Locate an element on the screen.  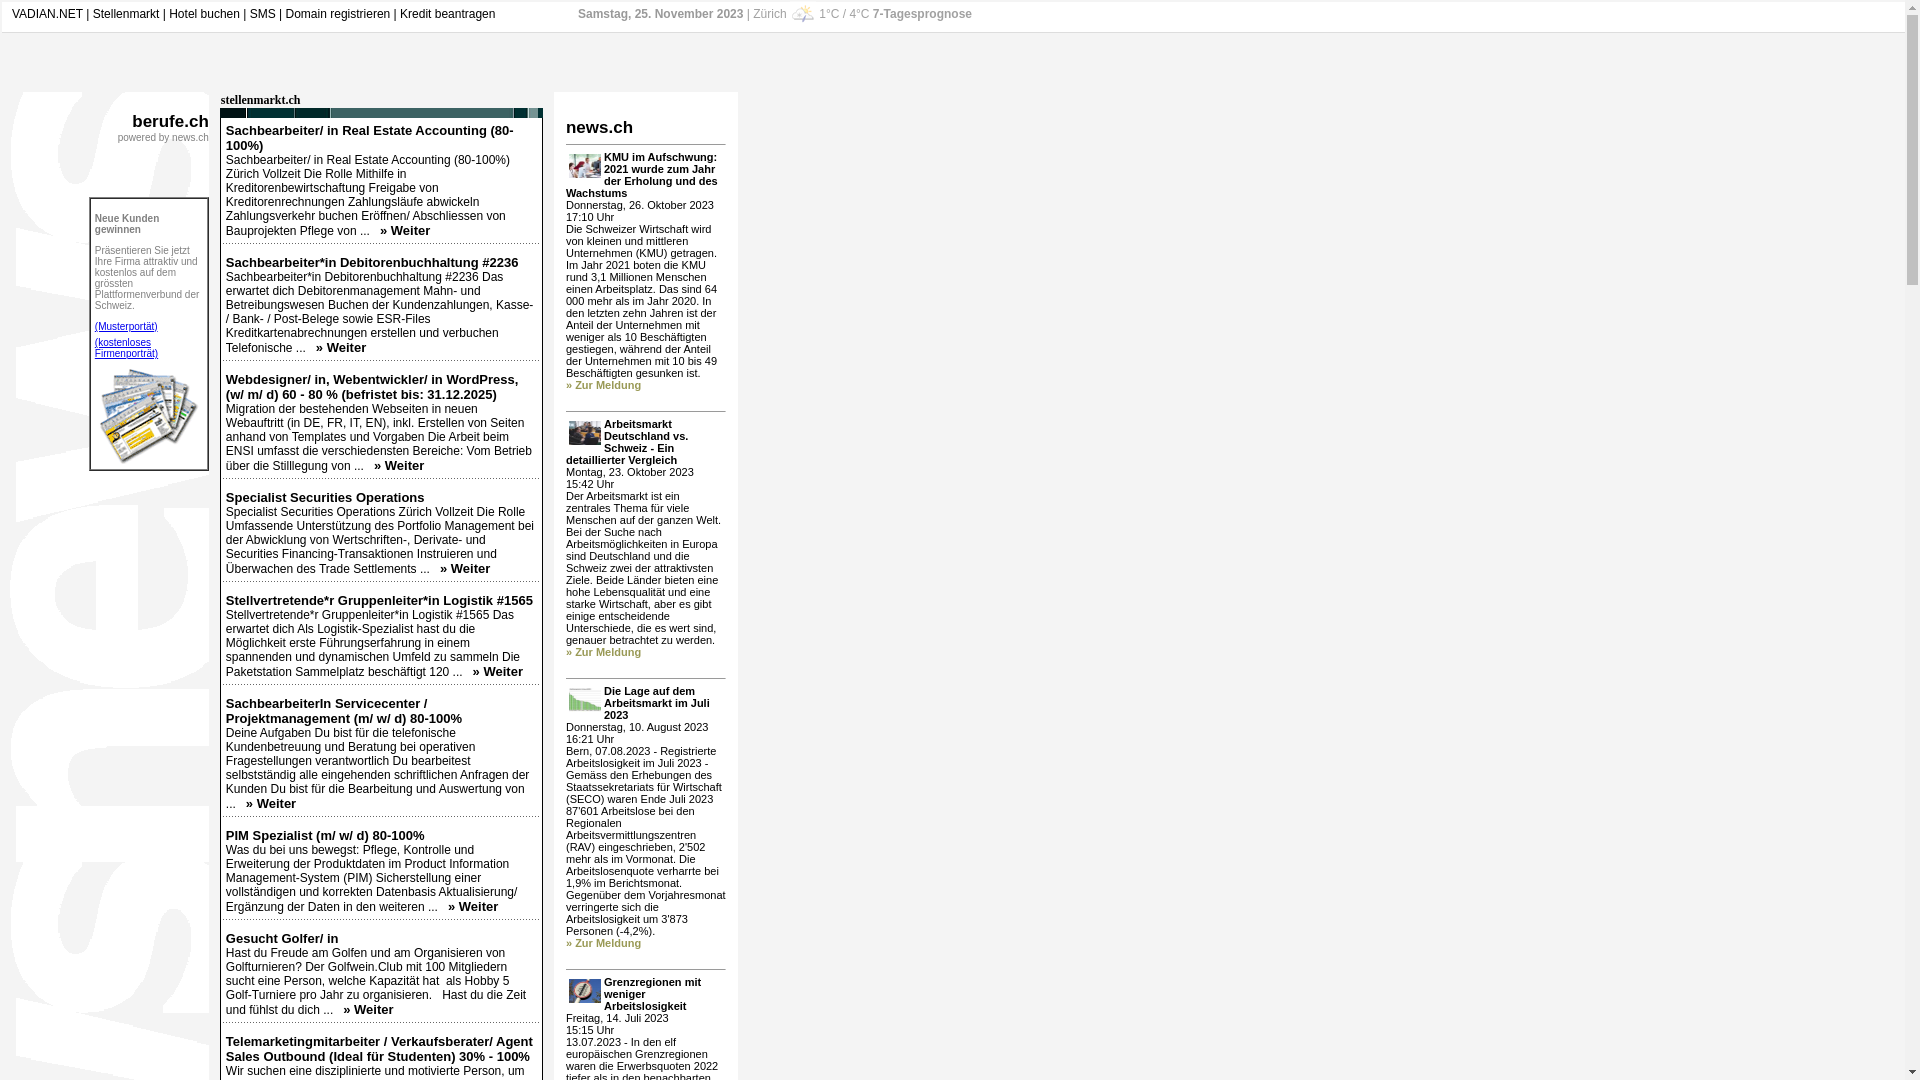
'VADIAN.NET' is located at coordinates (47, 14).